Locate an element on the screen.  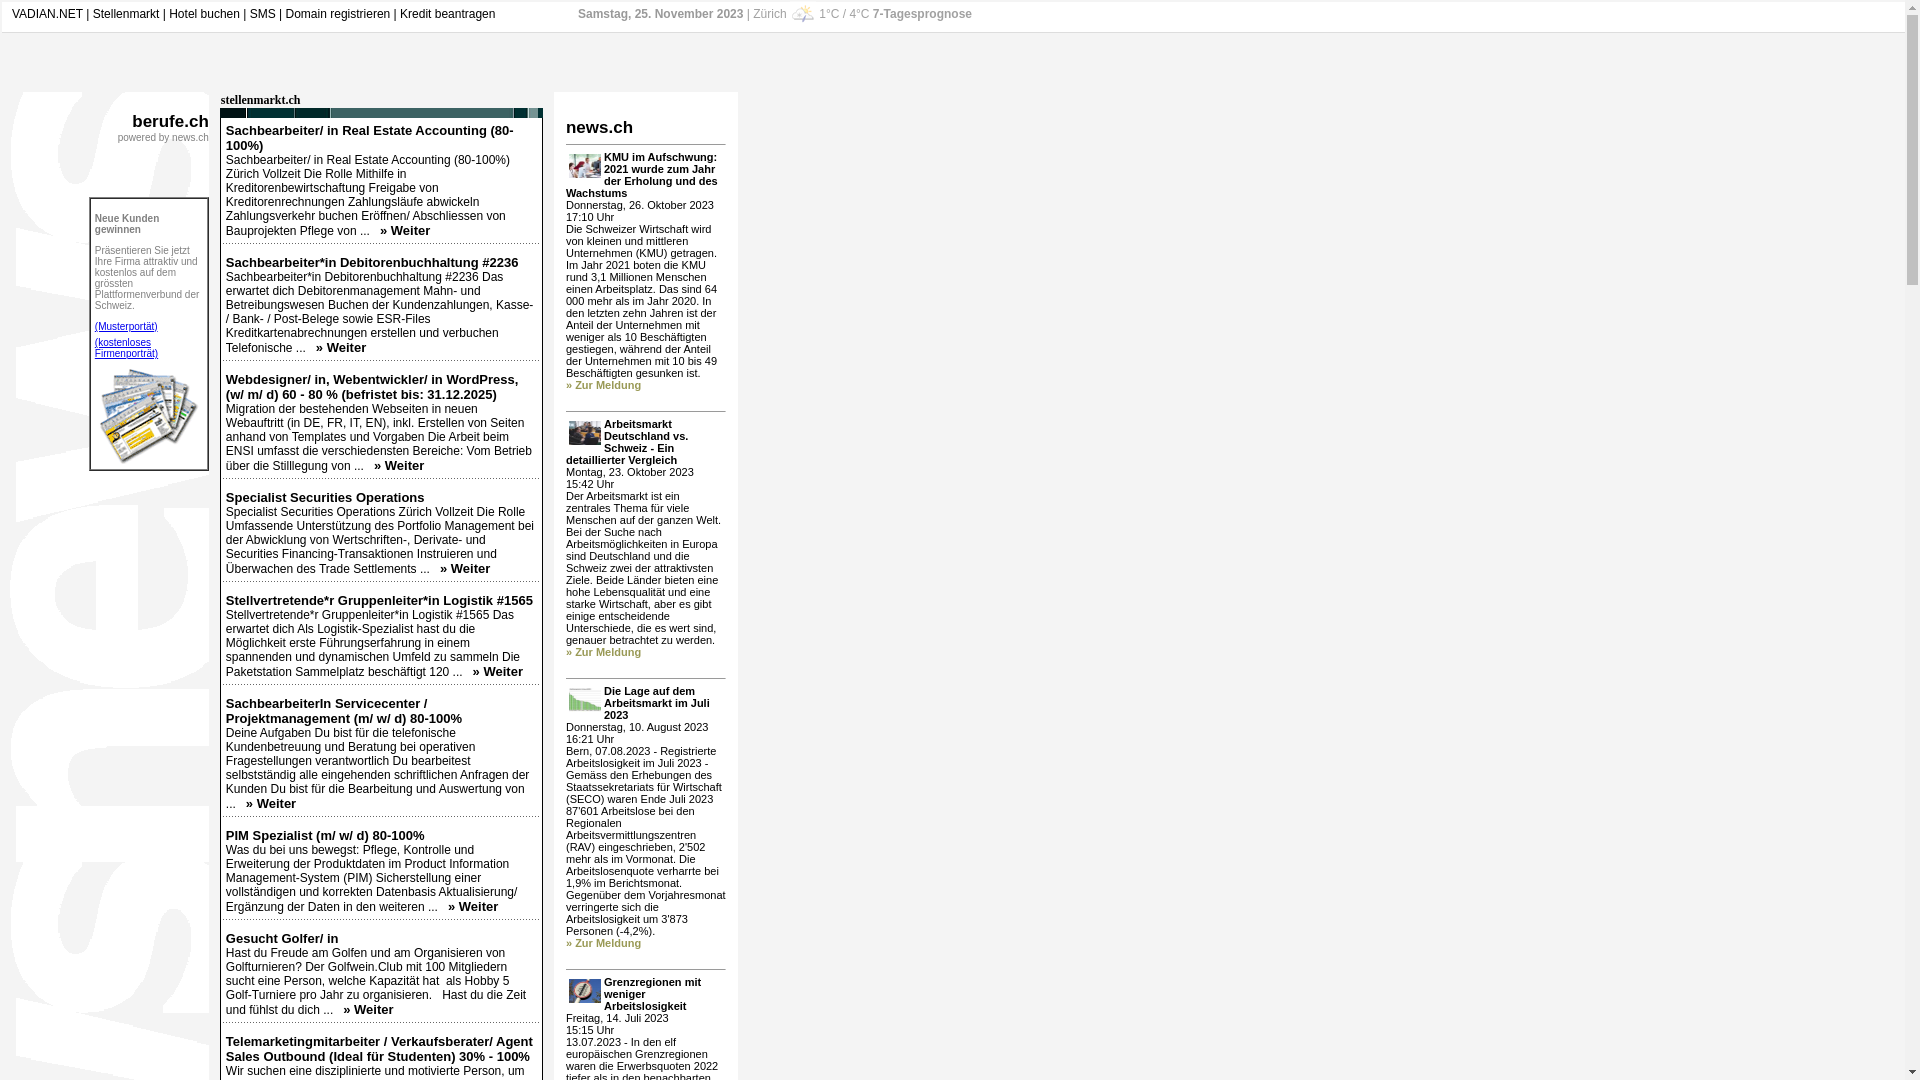
'VADIAN.NET' is located at coordinates (47, 14).